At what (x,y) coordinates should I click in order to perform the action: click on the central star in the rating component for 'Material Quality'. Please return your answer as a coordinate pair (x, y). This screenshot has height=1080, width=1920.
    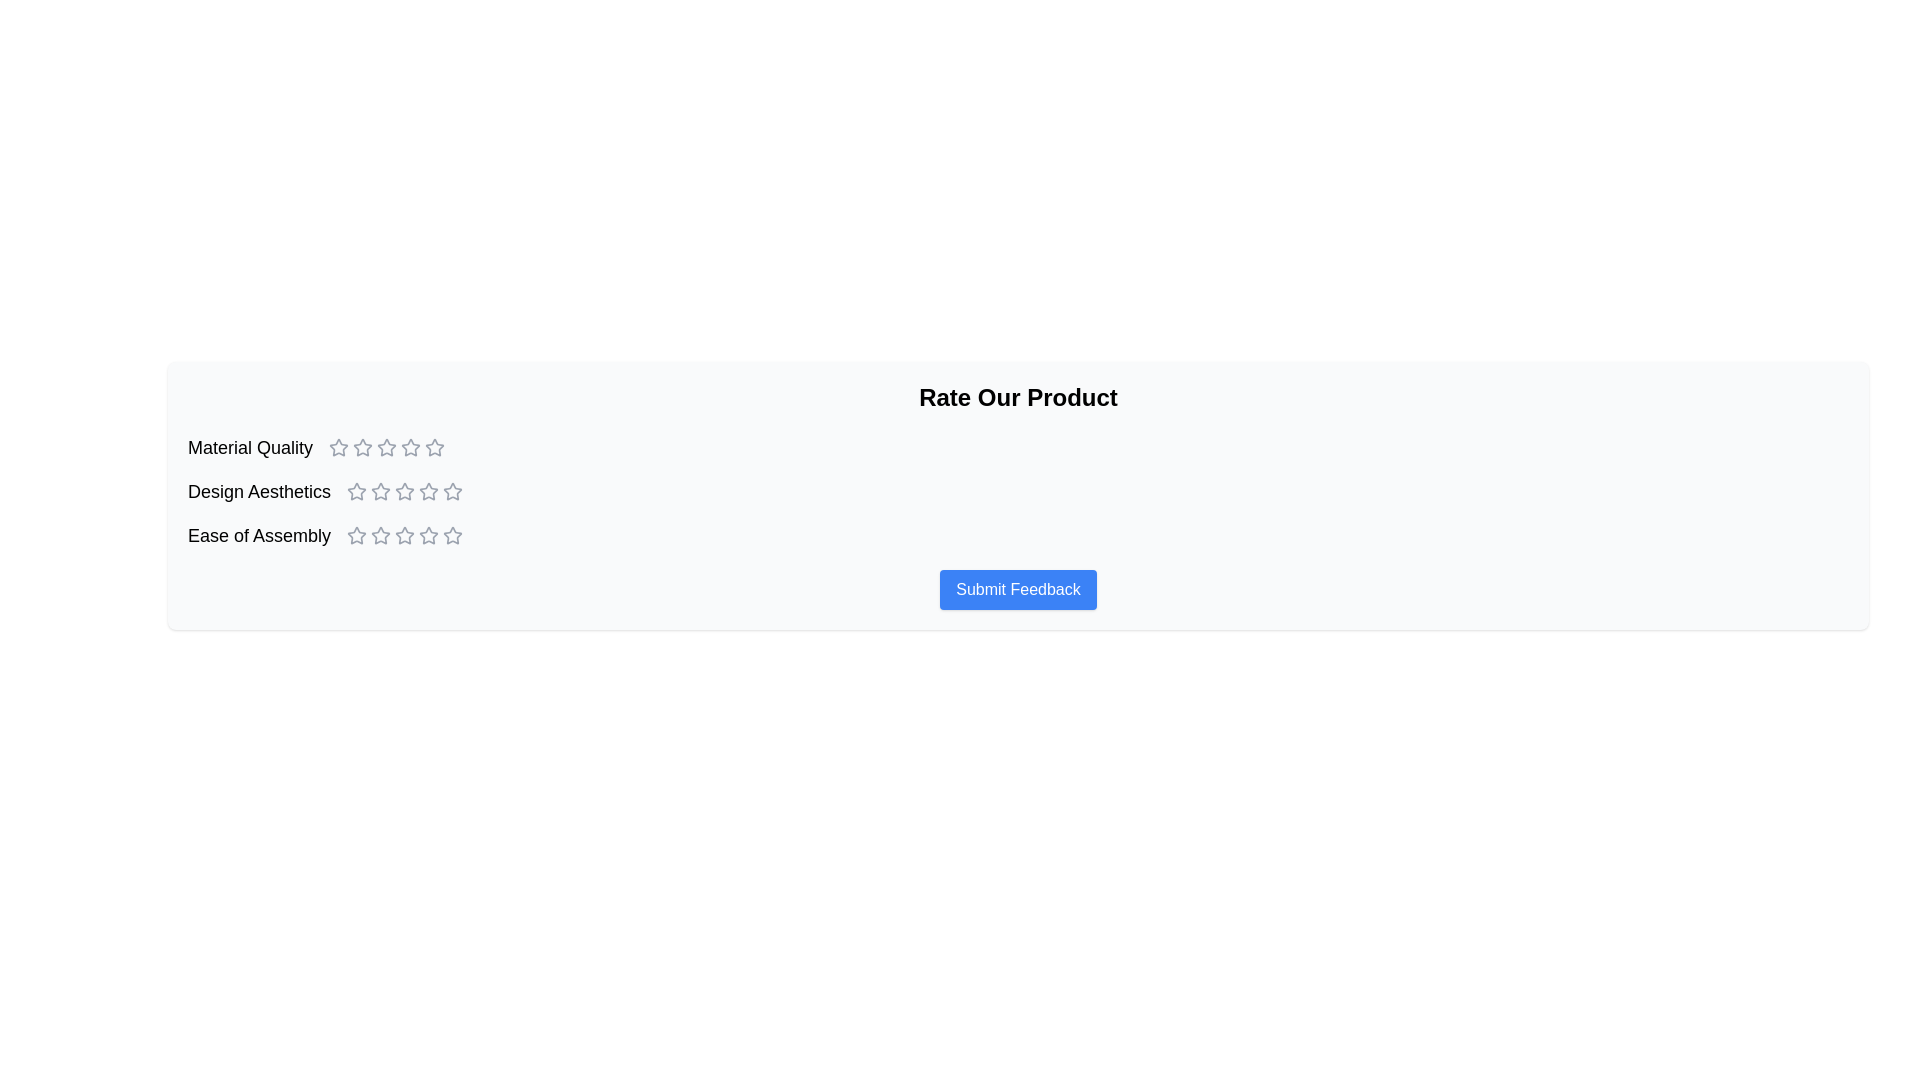
    Looking at the image, I should click on (387, 446).